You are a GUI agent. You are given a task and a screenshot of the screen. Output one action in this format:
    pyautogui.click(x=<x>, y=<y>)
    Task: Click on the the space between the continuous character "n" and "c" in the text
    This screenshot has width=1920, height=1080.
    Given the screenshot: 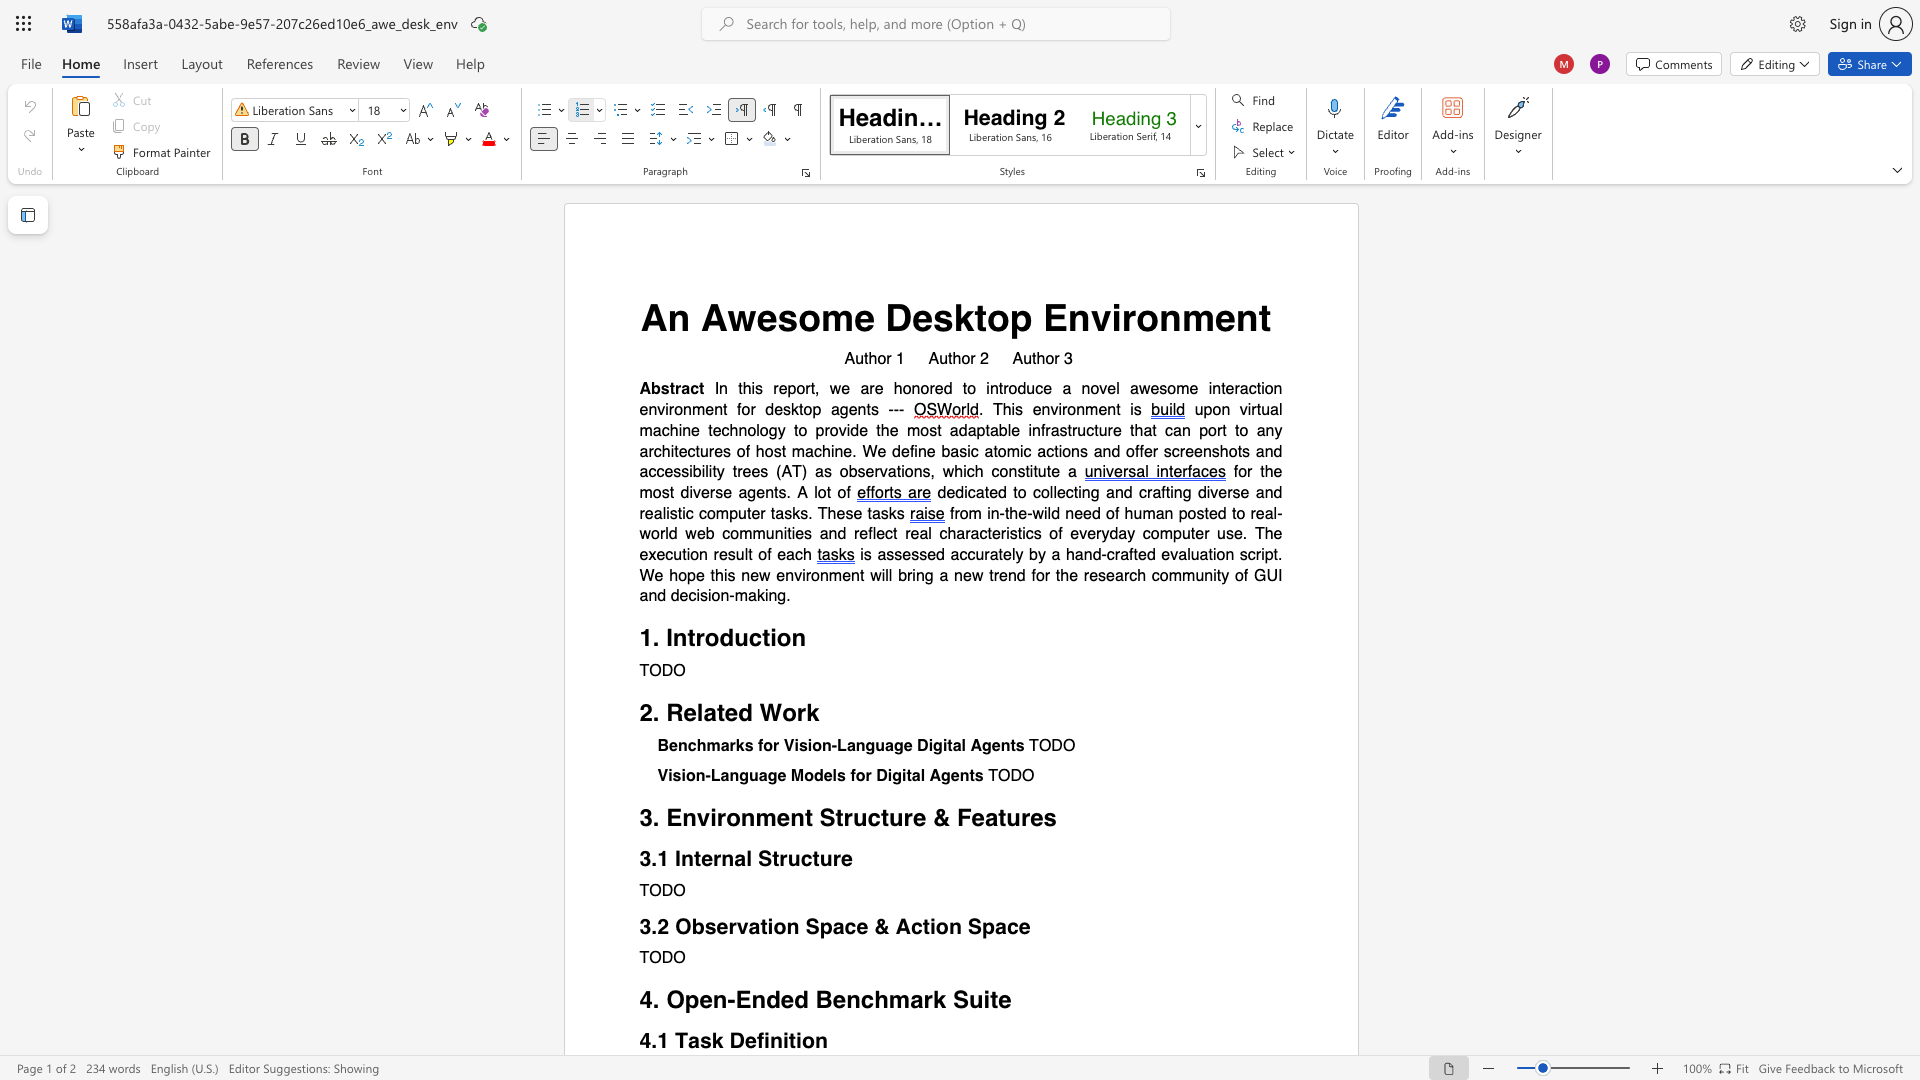 What is the action you would take?
    pyautogui.click(x=860, y=1000)
    